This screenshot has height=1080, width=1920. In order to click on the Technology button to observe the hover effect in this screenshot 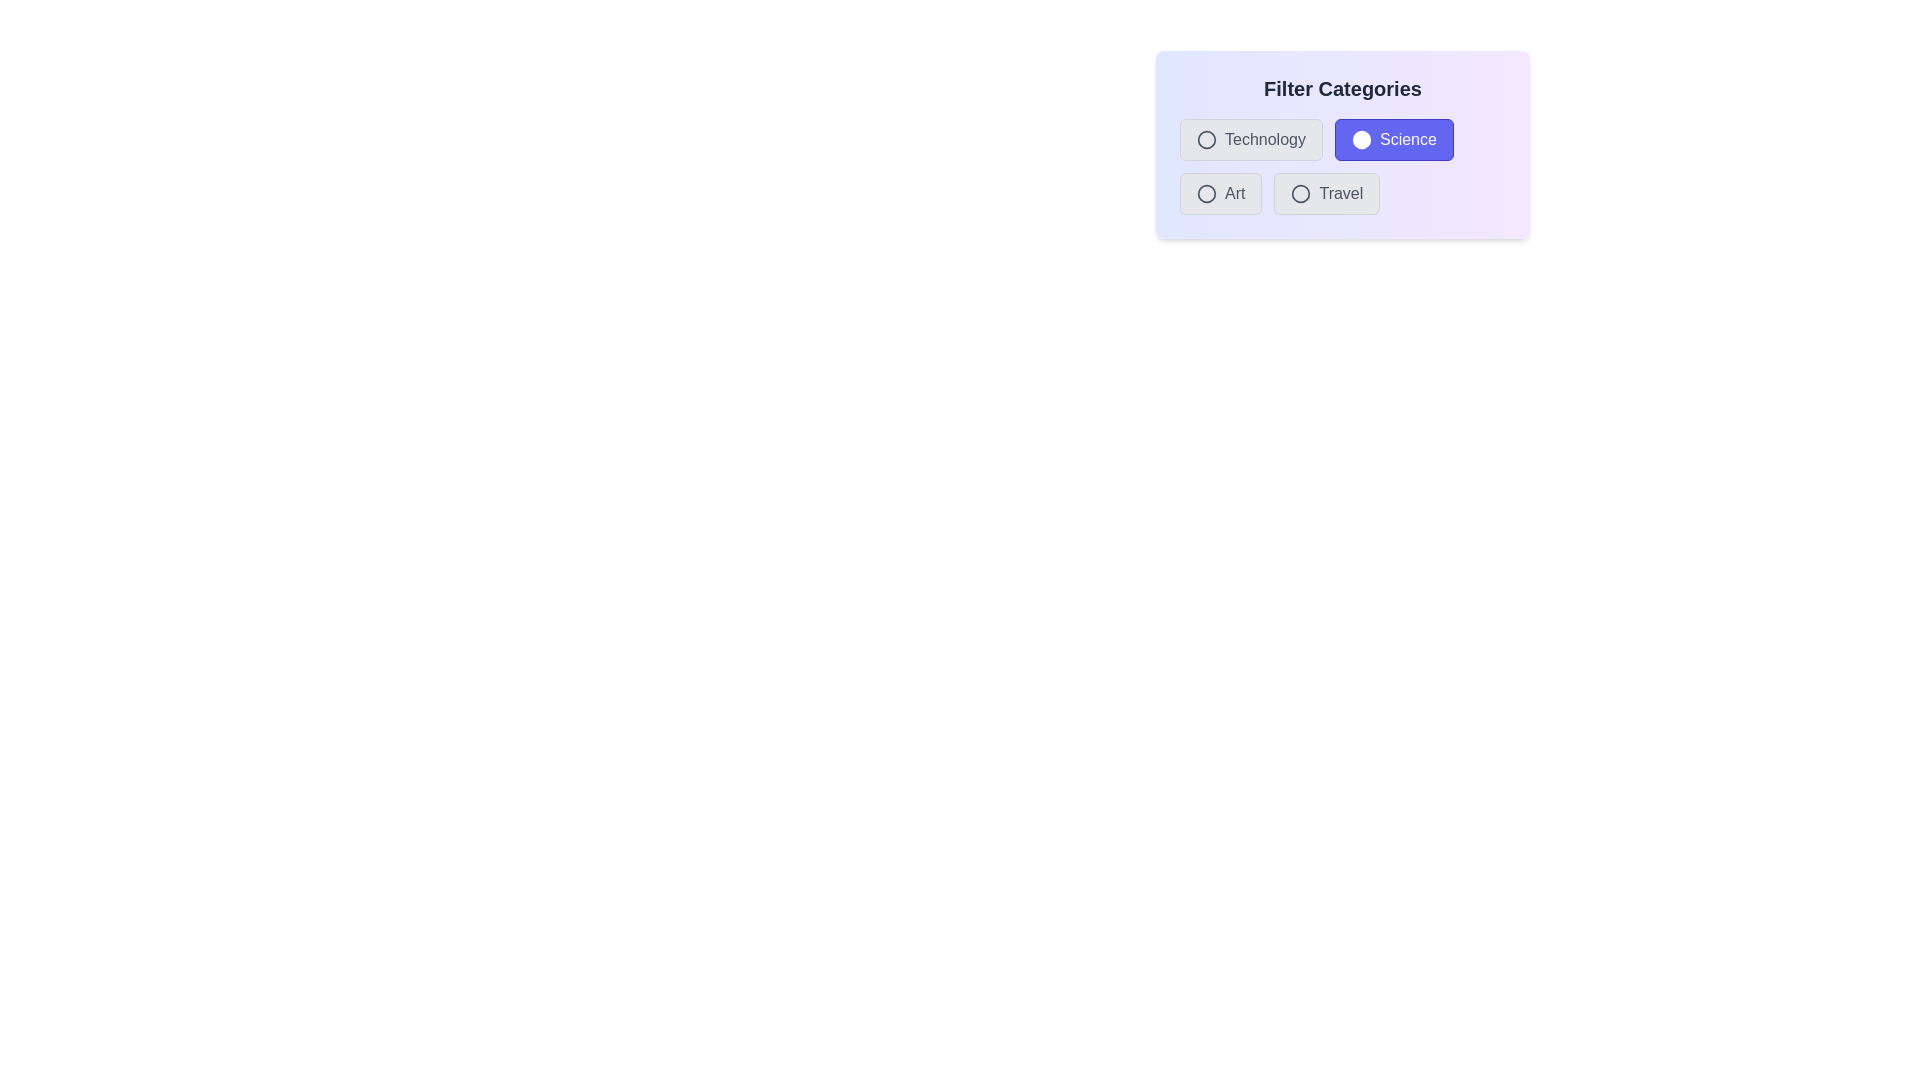, I will do `click(1250, 138)`.